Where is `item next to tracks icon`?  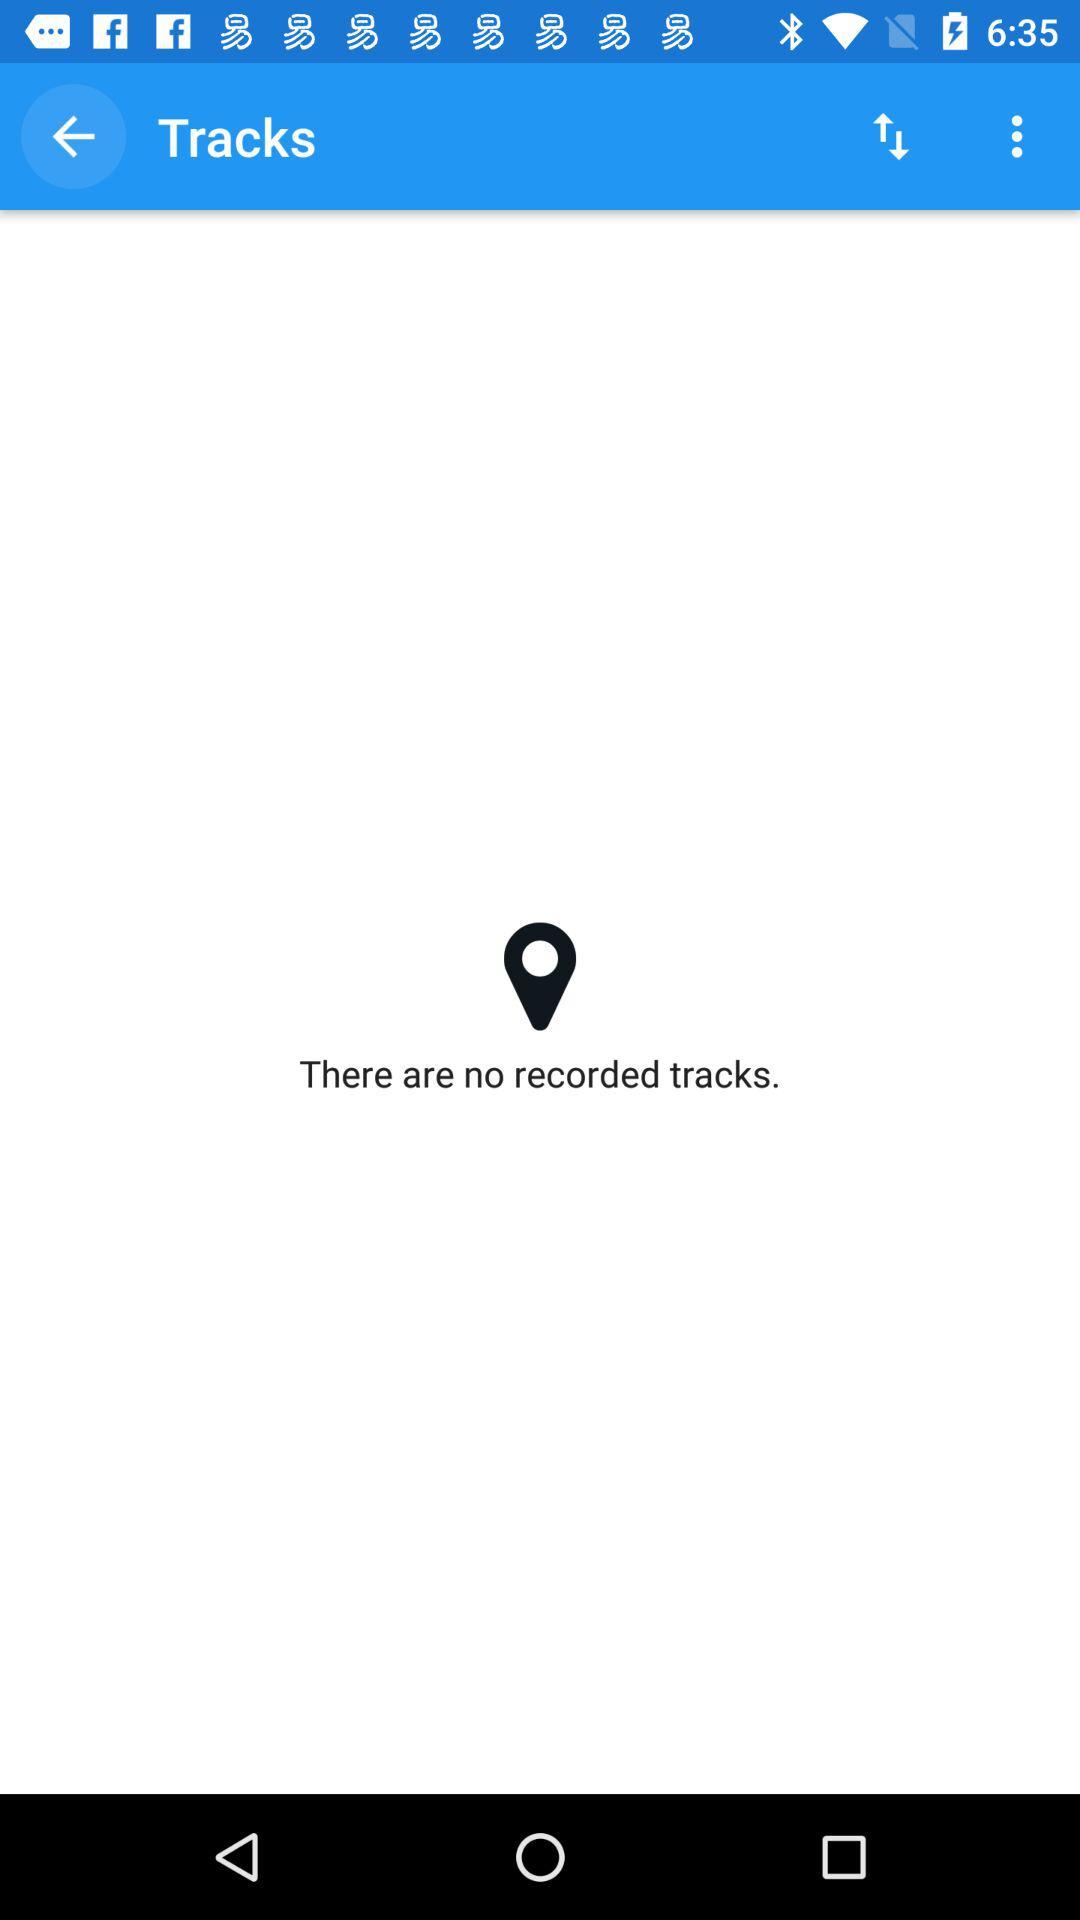 item next to tracks icon is located at coordinates (72, 135).